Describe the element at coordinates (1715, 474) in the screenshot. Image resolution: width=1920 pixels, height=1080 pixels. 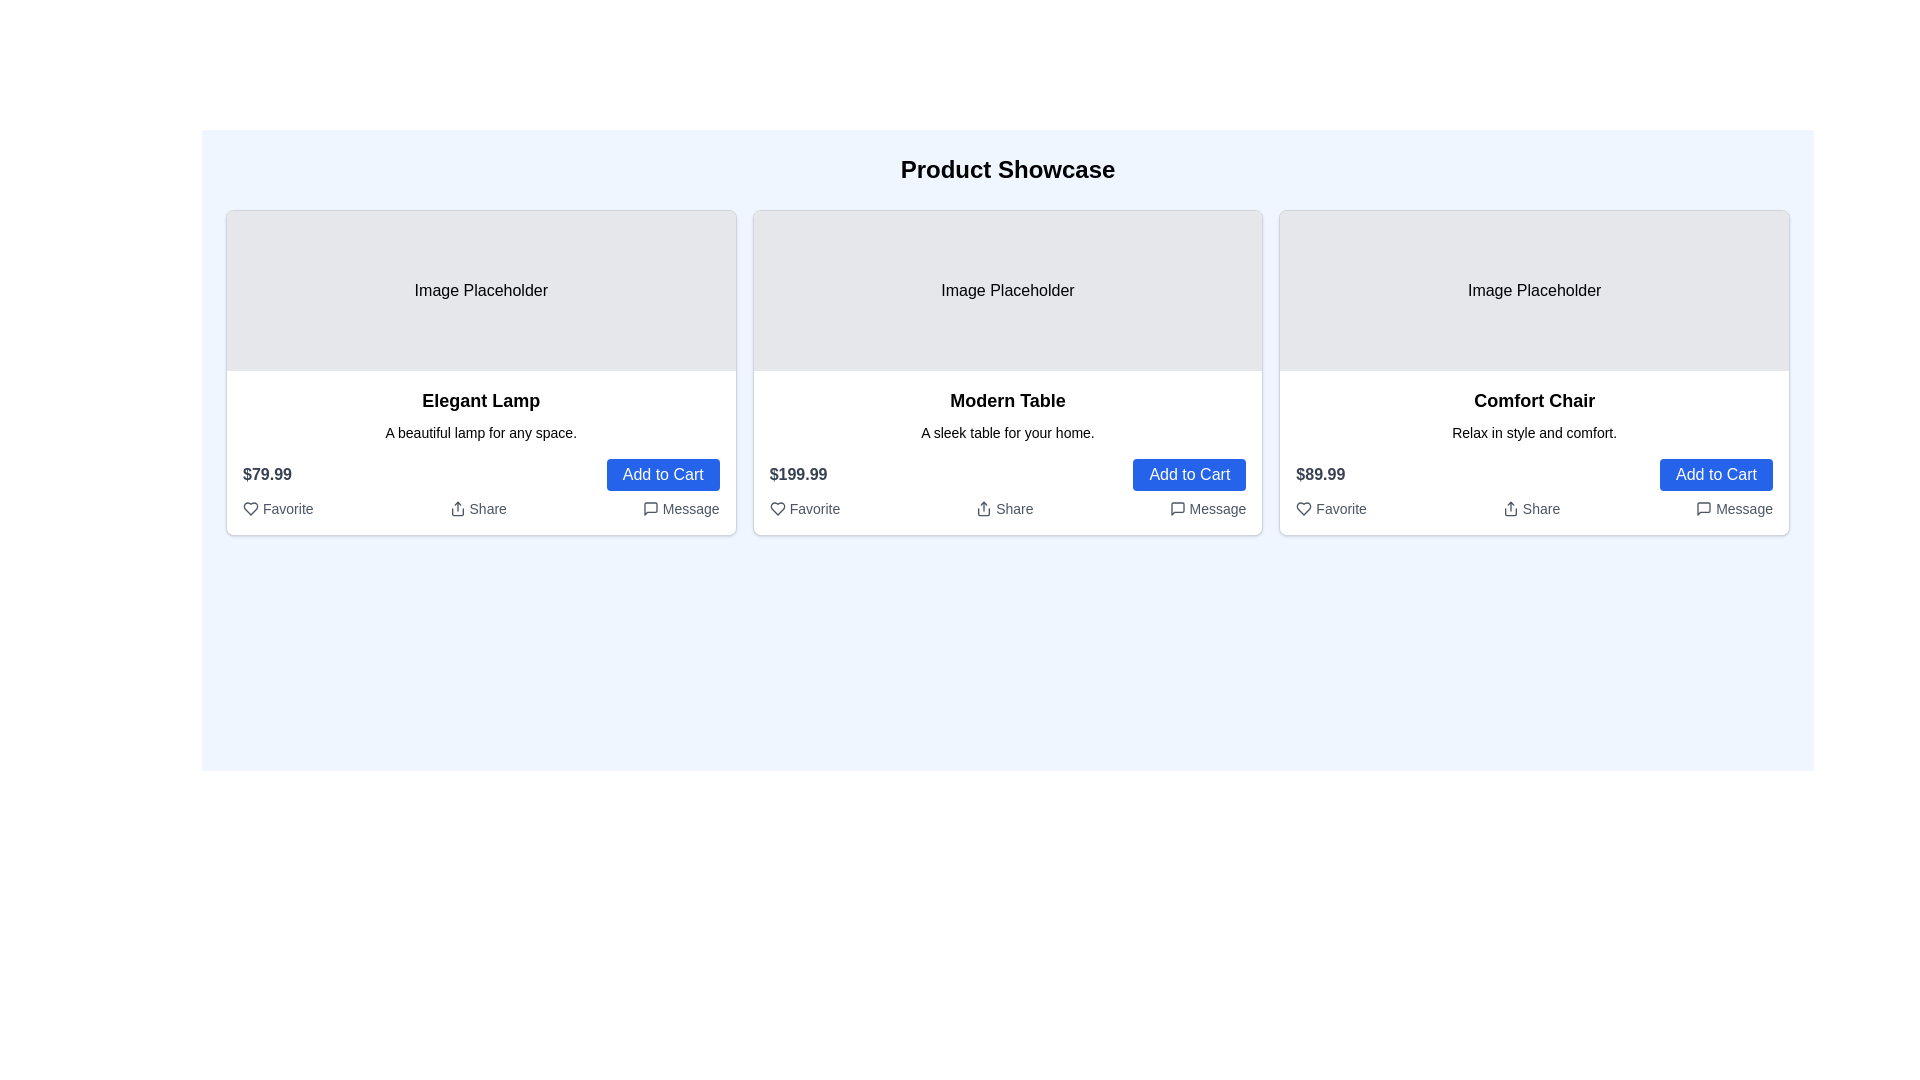
I see `the 'Add to Cart' button with a blue background and white text located in the bottom-right section of the product card for 'Comfort Chair' to trigger visual feedback` at that location.